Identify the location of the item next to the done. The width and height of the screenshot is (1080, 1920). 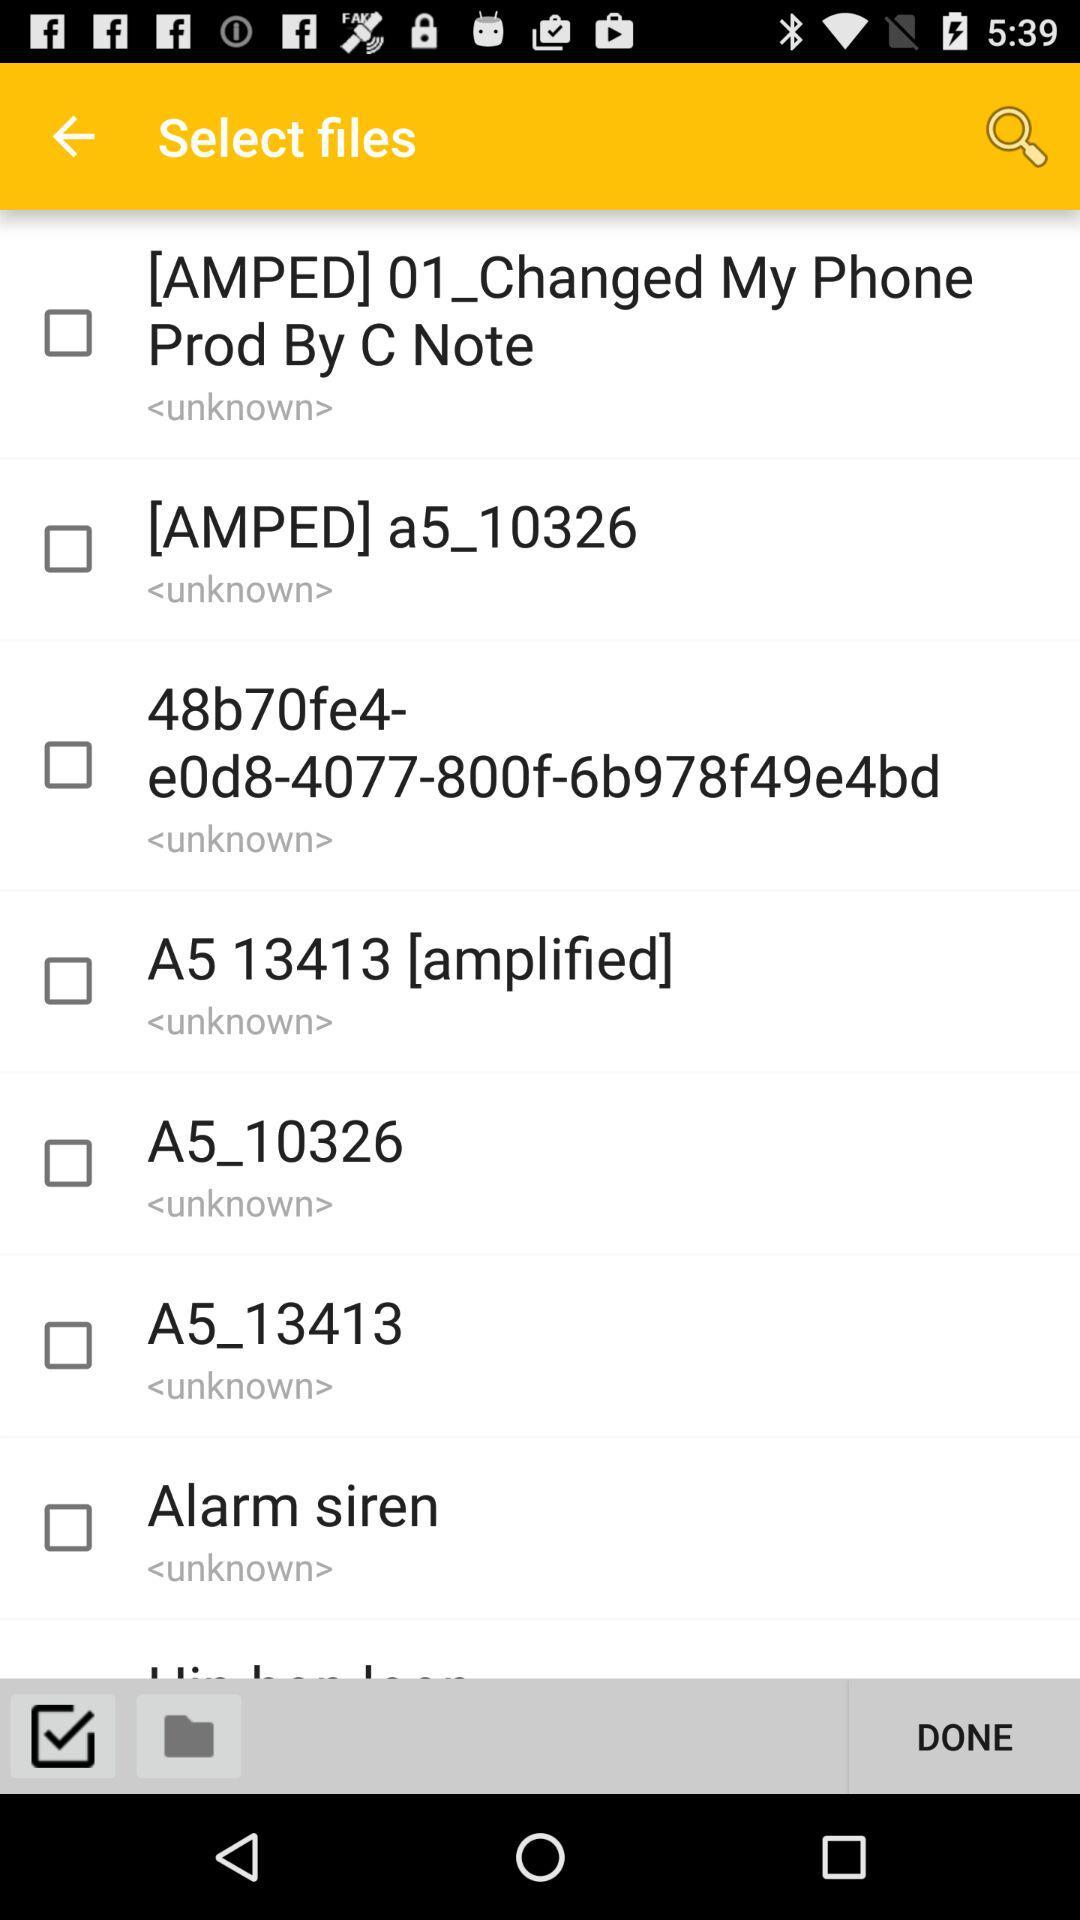
(189, 1735).